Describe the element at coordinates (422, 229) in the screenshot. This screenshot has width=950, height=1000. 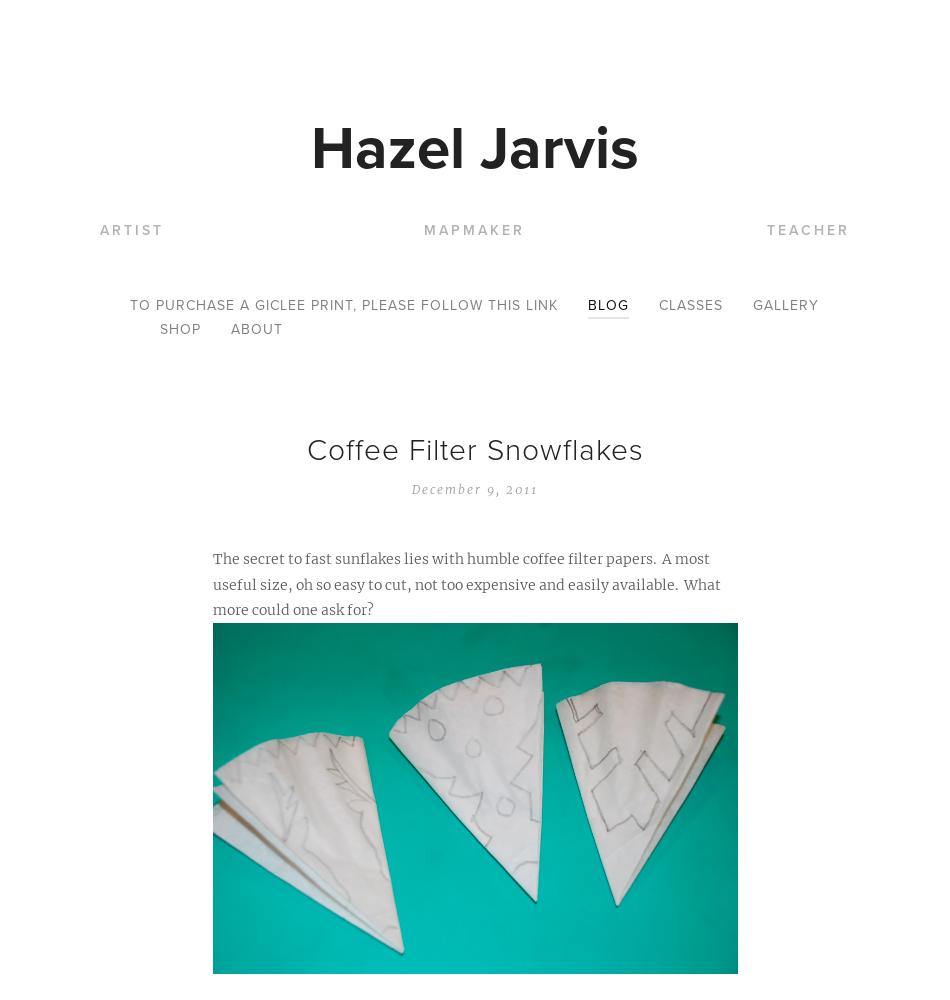
I see `'Mapmaker'` at that location.